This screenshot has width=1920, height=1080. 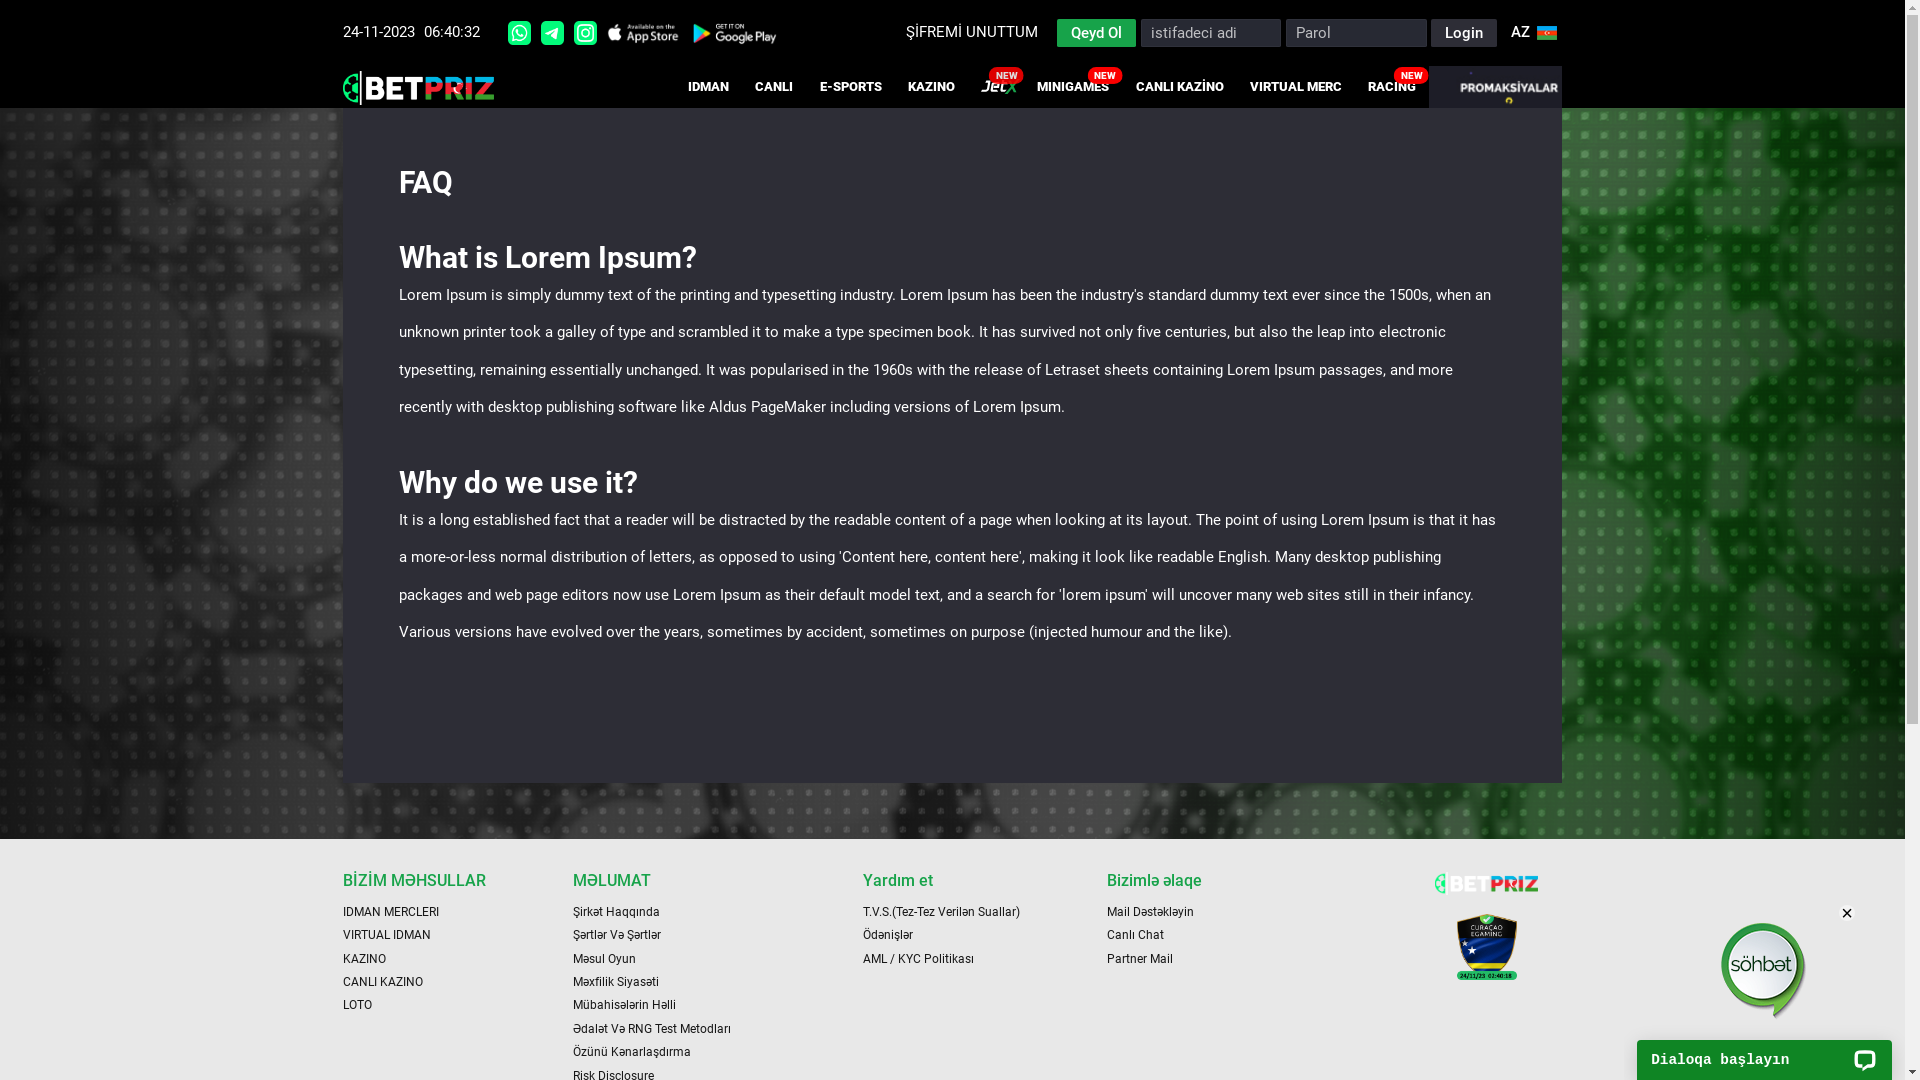 What do you see at coordinates (849, 86) in the screenshot?
I see `'E-SPORTS'` at bounding box center [849, 86].